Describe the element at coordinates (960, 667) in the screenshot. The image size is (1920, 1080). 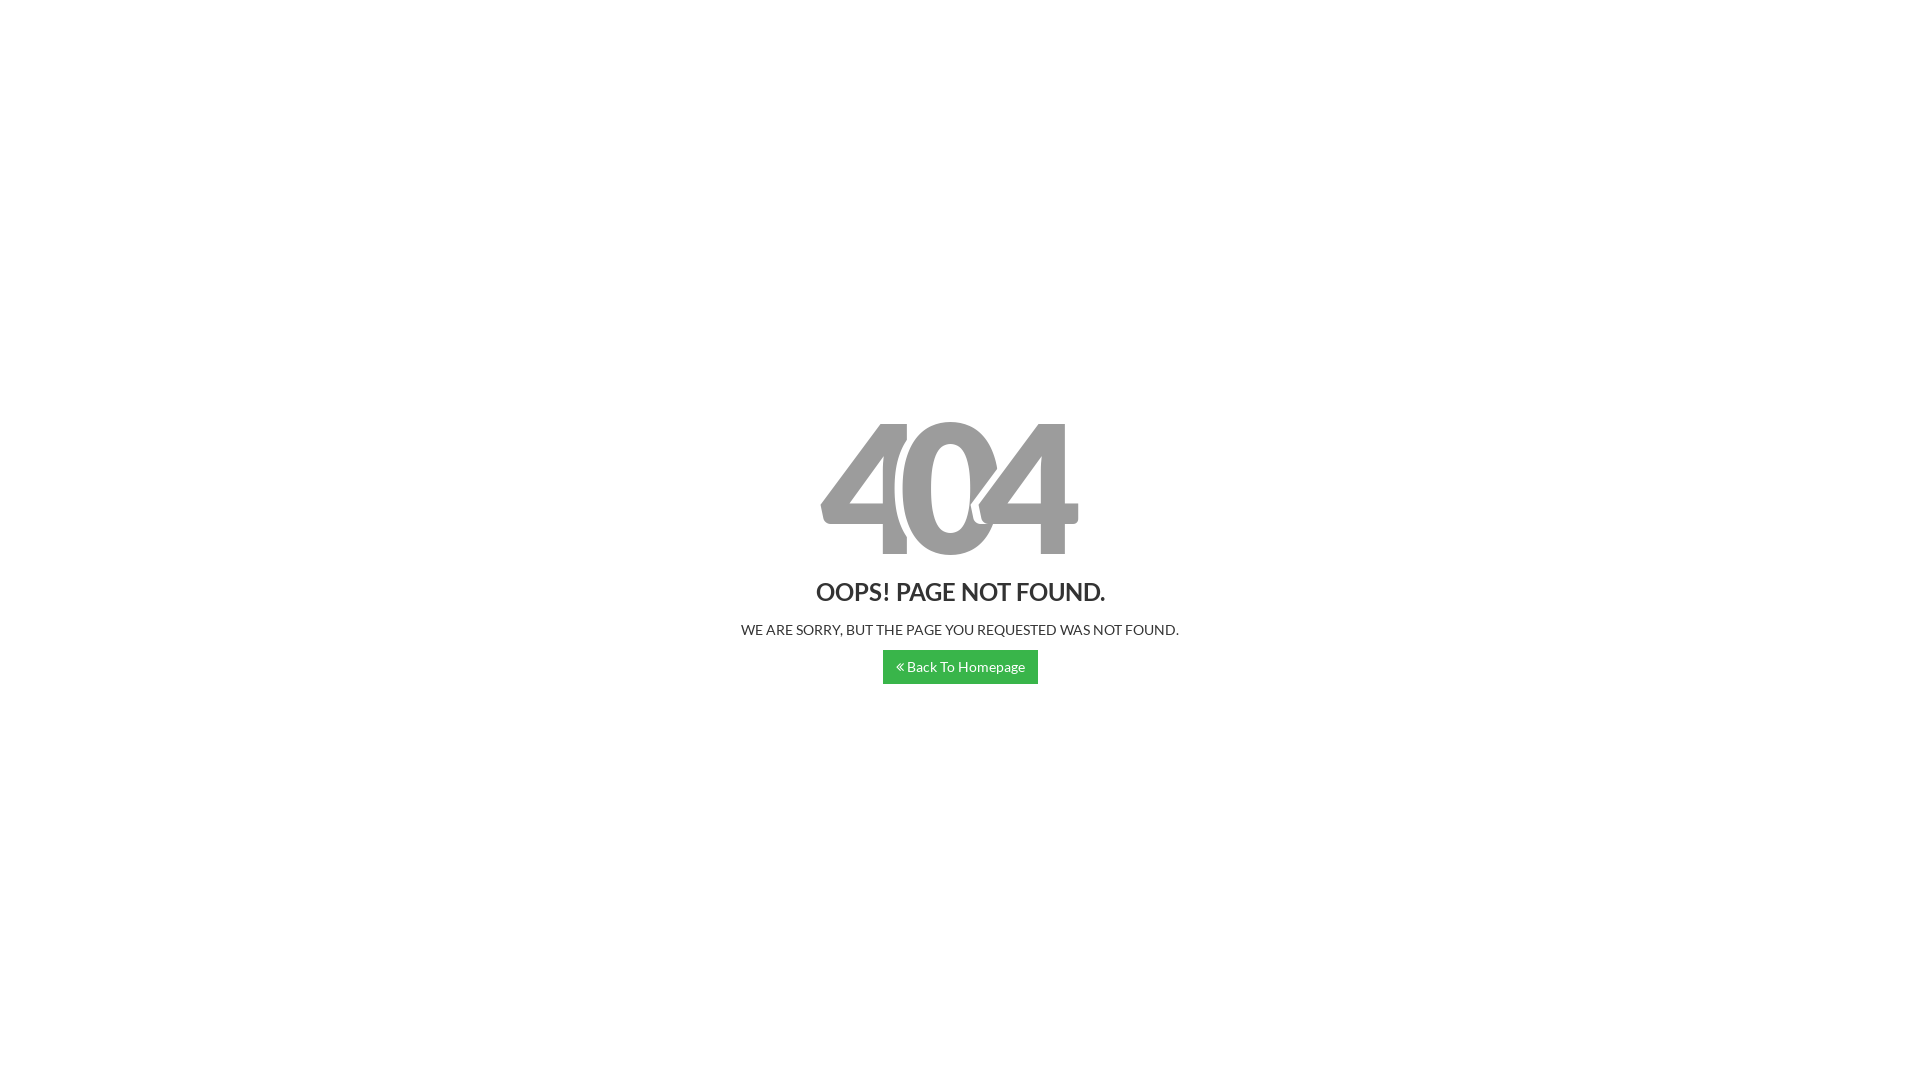
I see `'Back To Homepage'` at that location.